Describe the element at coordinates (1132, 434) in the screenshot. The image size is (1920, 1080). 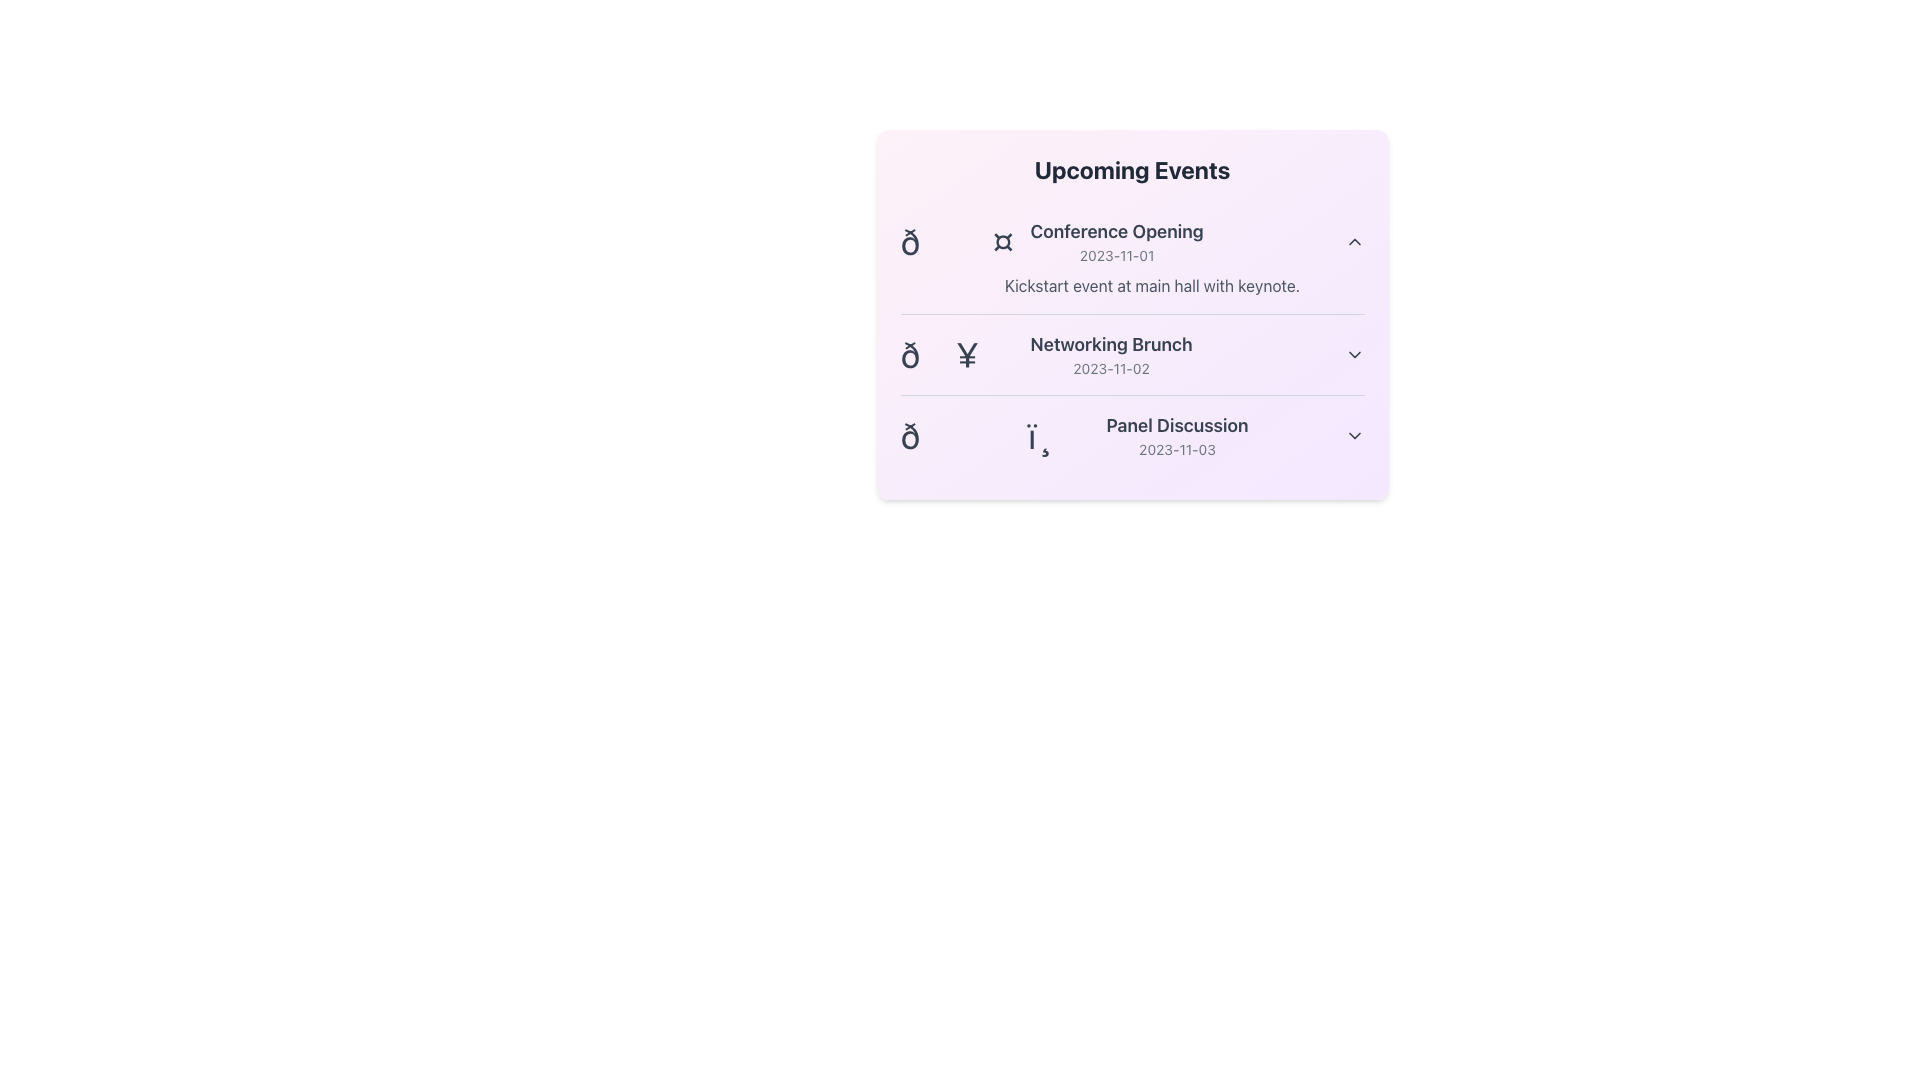
I see `the third Interactive event card in the 'Upcoming Events' section` at that location.